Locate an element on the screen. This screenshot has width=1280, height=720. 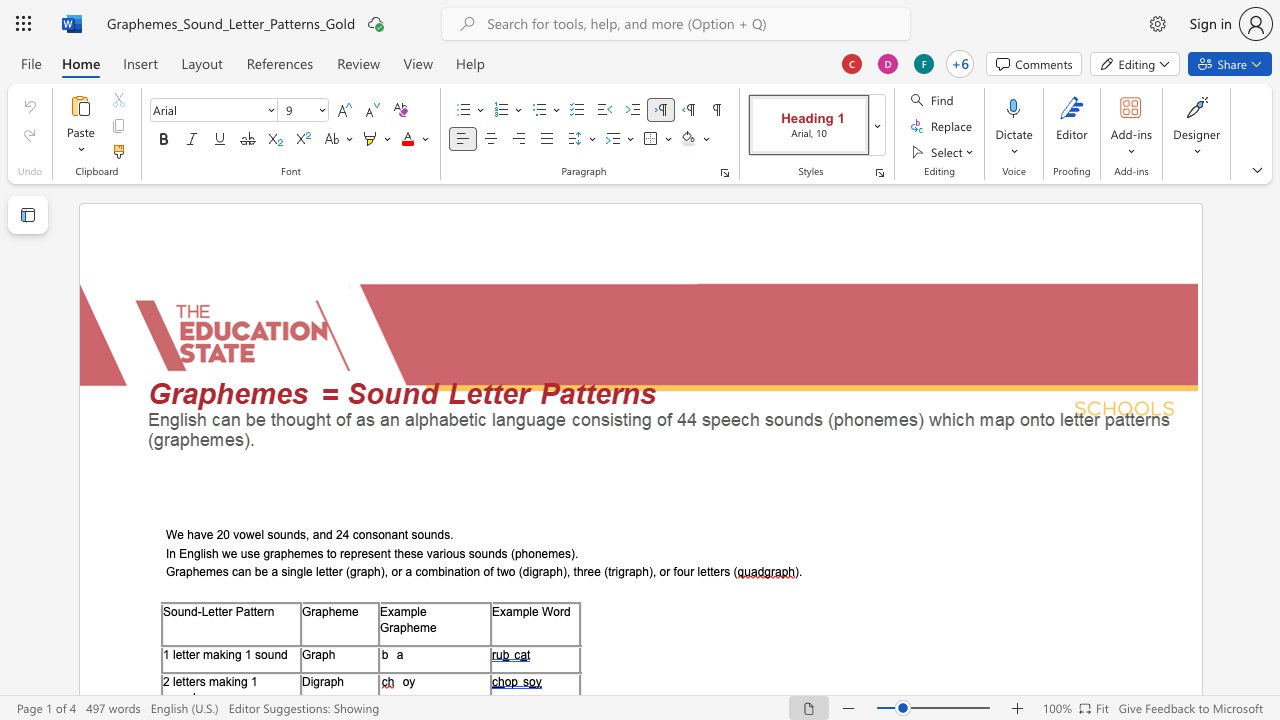
the space between the continuous character "h" and "e" in the text is located at coordinates (199, 572).